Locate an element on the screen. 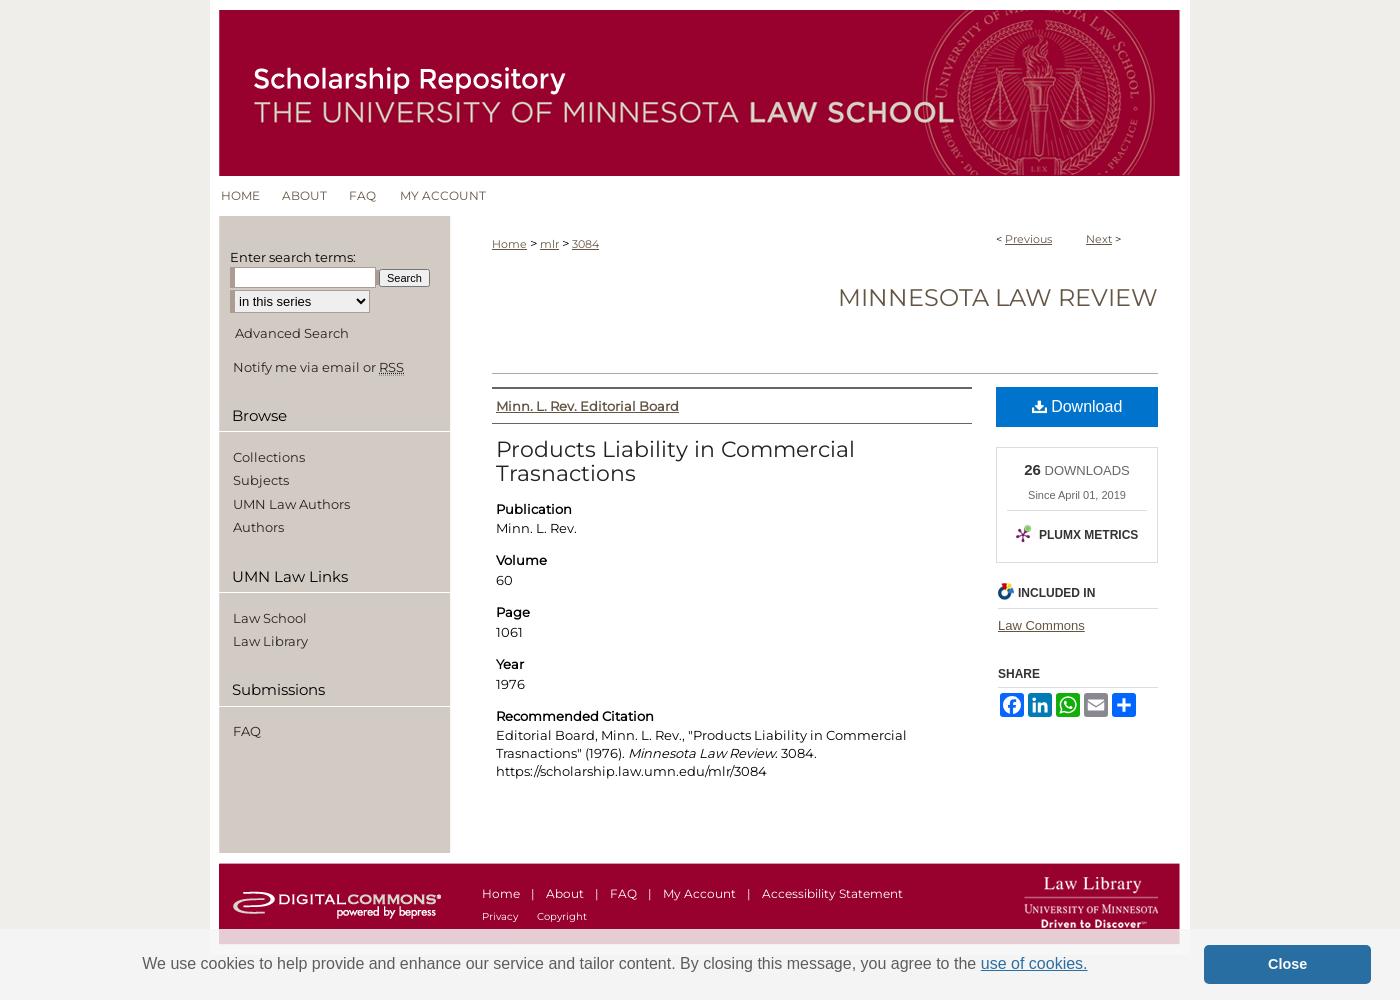  'Included in' is located at coordinates (1056, 591).